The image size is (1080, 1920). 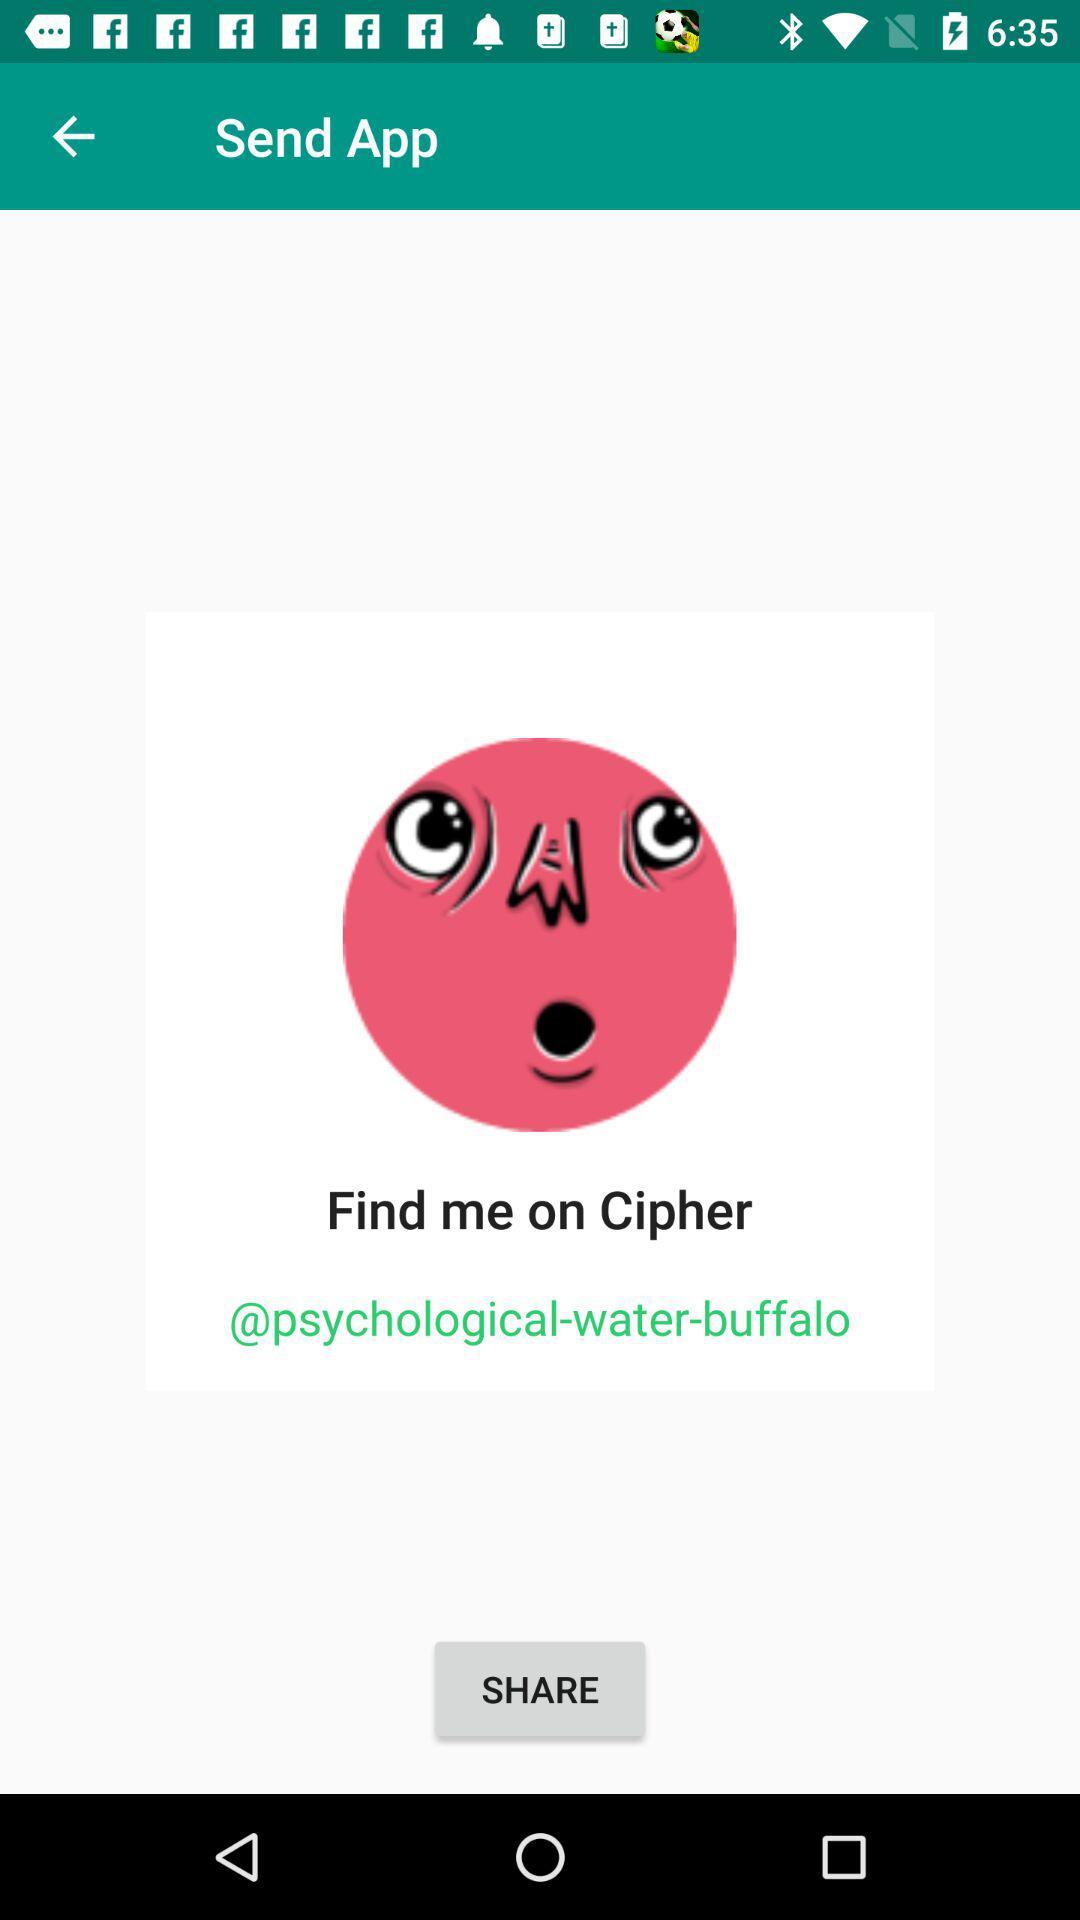 What do you see at coordinates (540, 1688) in the screenshot?
I see `the item below the @psychological-water-buffalo icon` at bounding box center [540, 1688].